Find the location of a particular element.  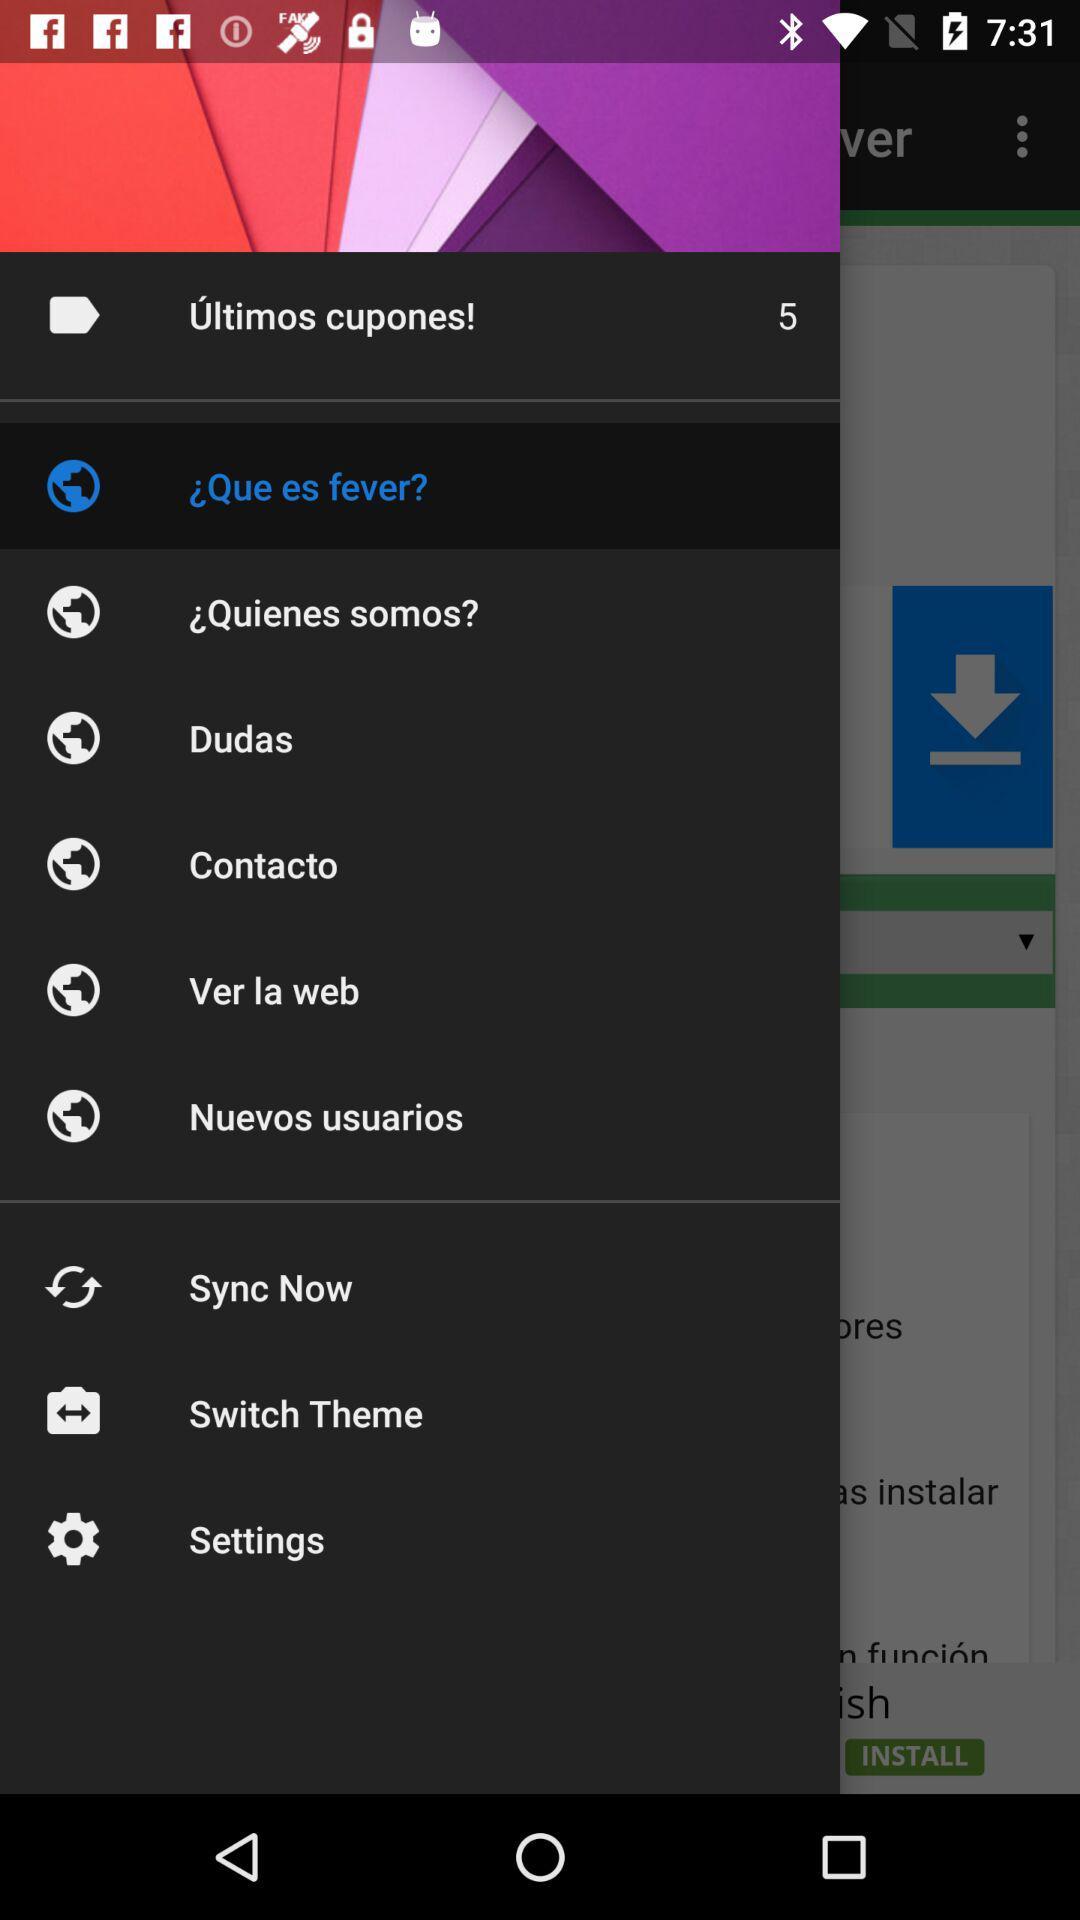

the right corner symbol beside ultimos cupones is located at coordinates (72, 314).